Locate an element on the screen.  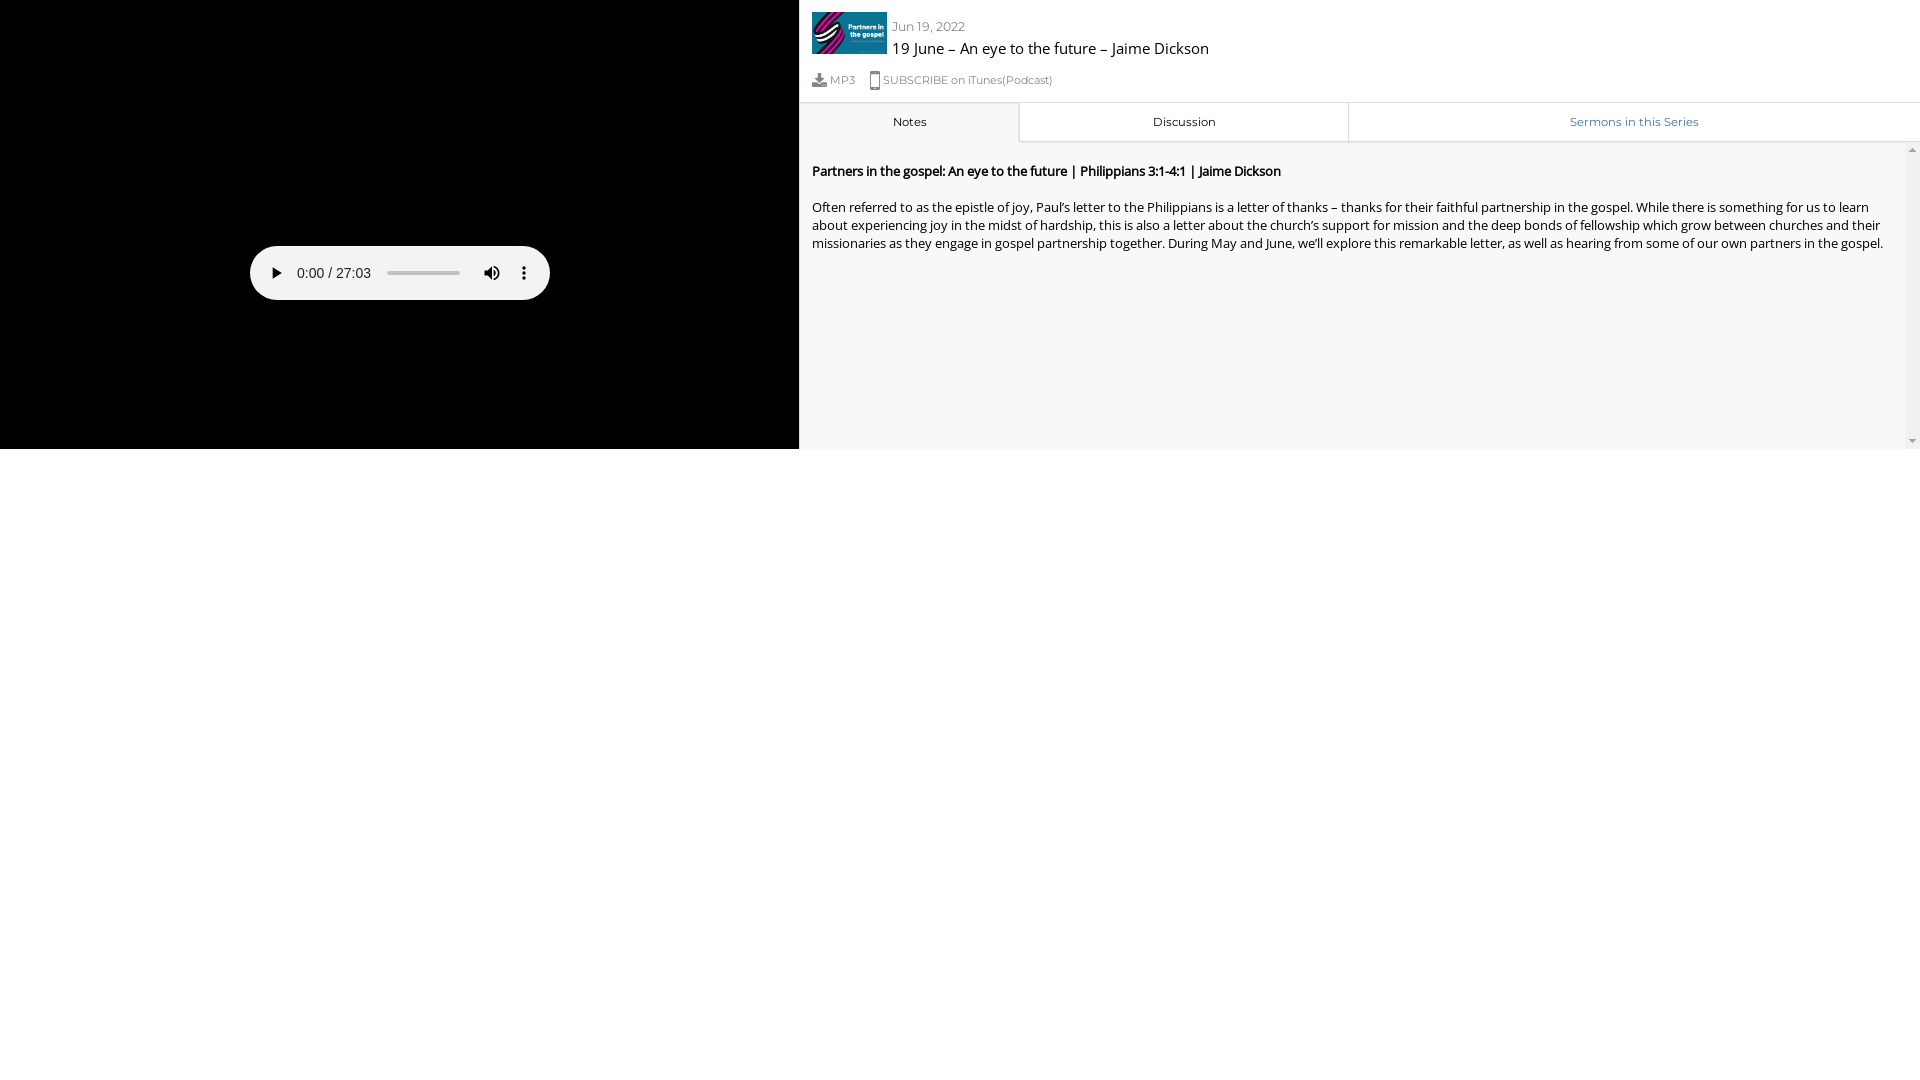
'Sermons in this Series' is located at coordinates (1634, 122).